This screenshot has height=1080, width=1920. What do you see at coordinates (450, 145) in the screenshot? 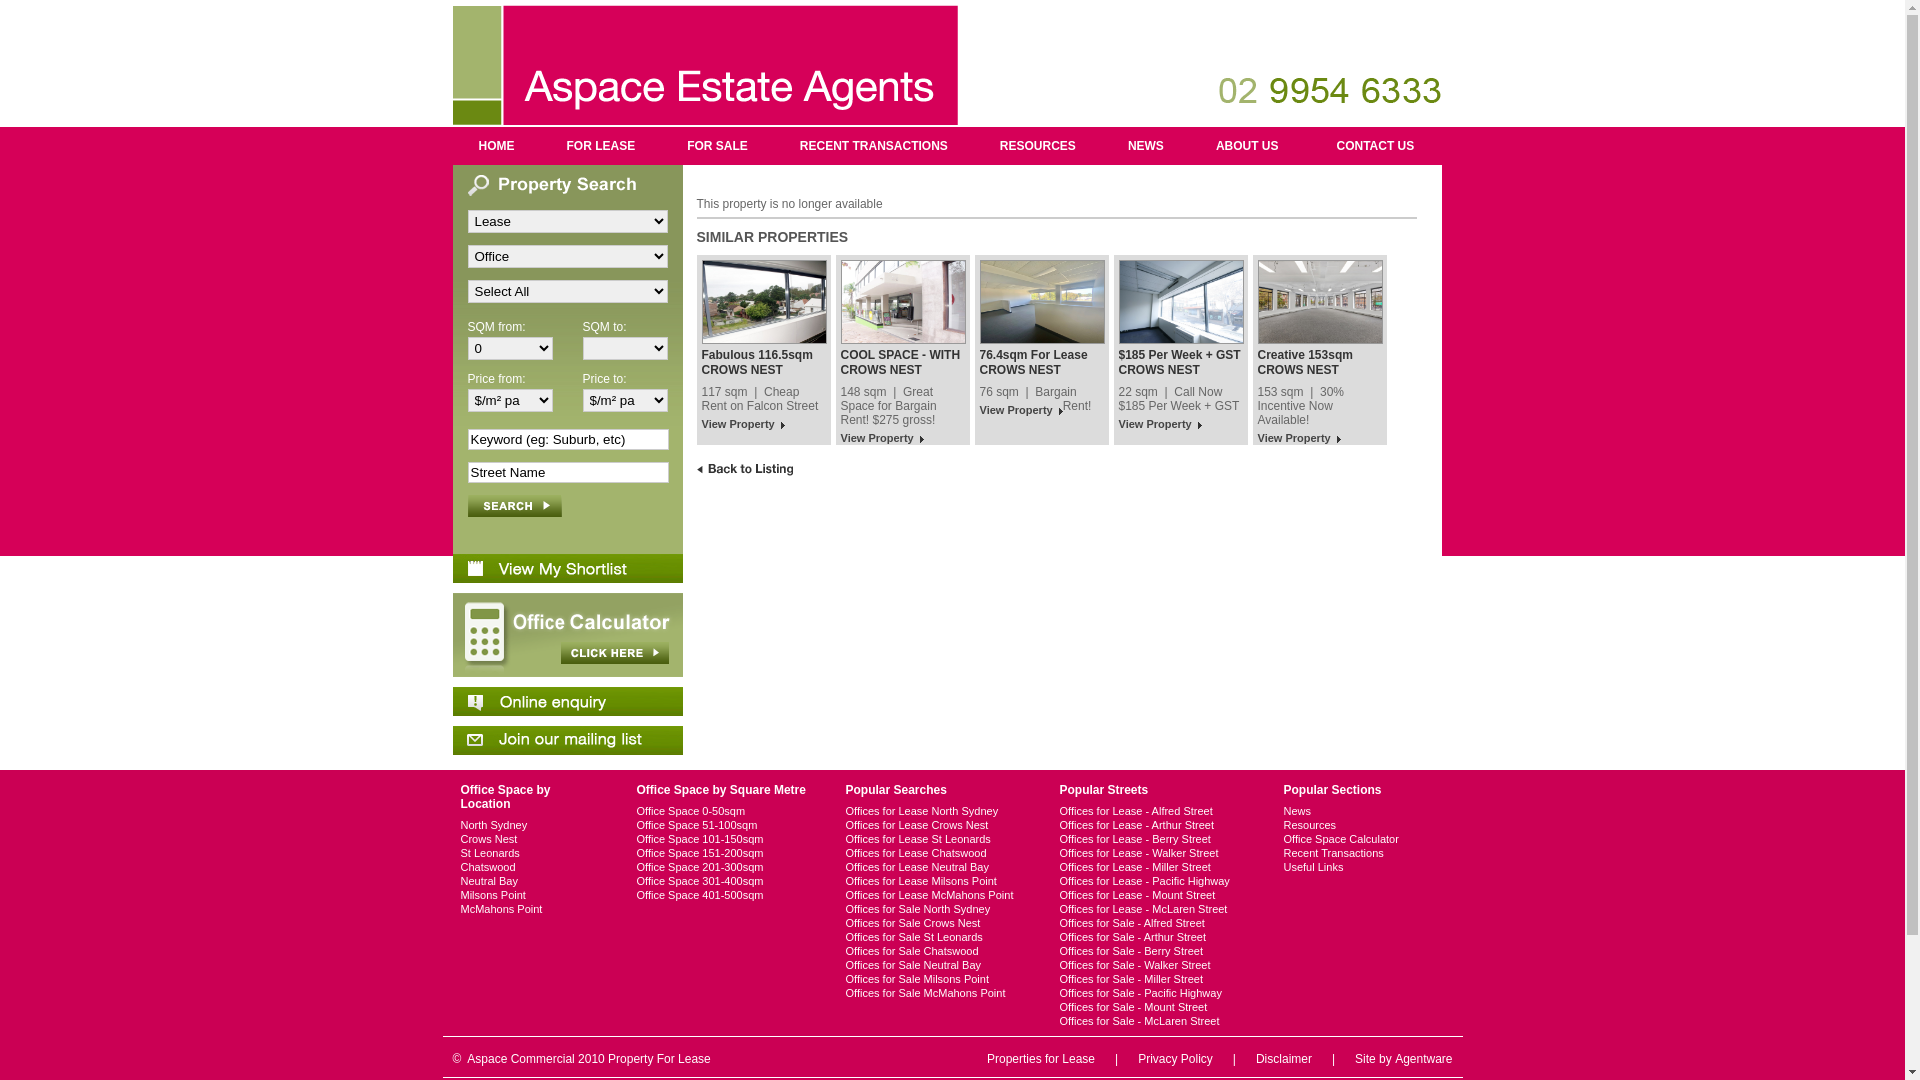
I see `'HOME'` at bounding box center [450, 145].